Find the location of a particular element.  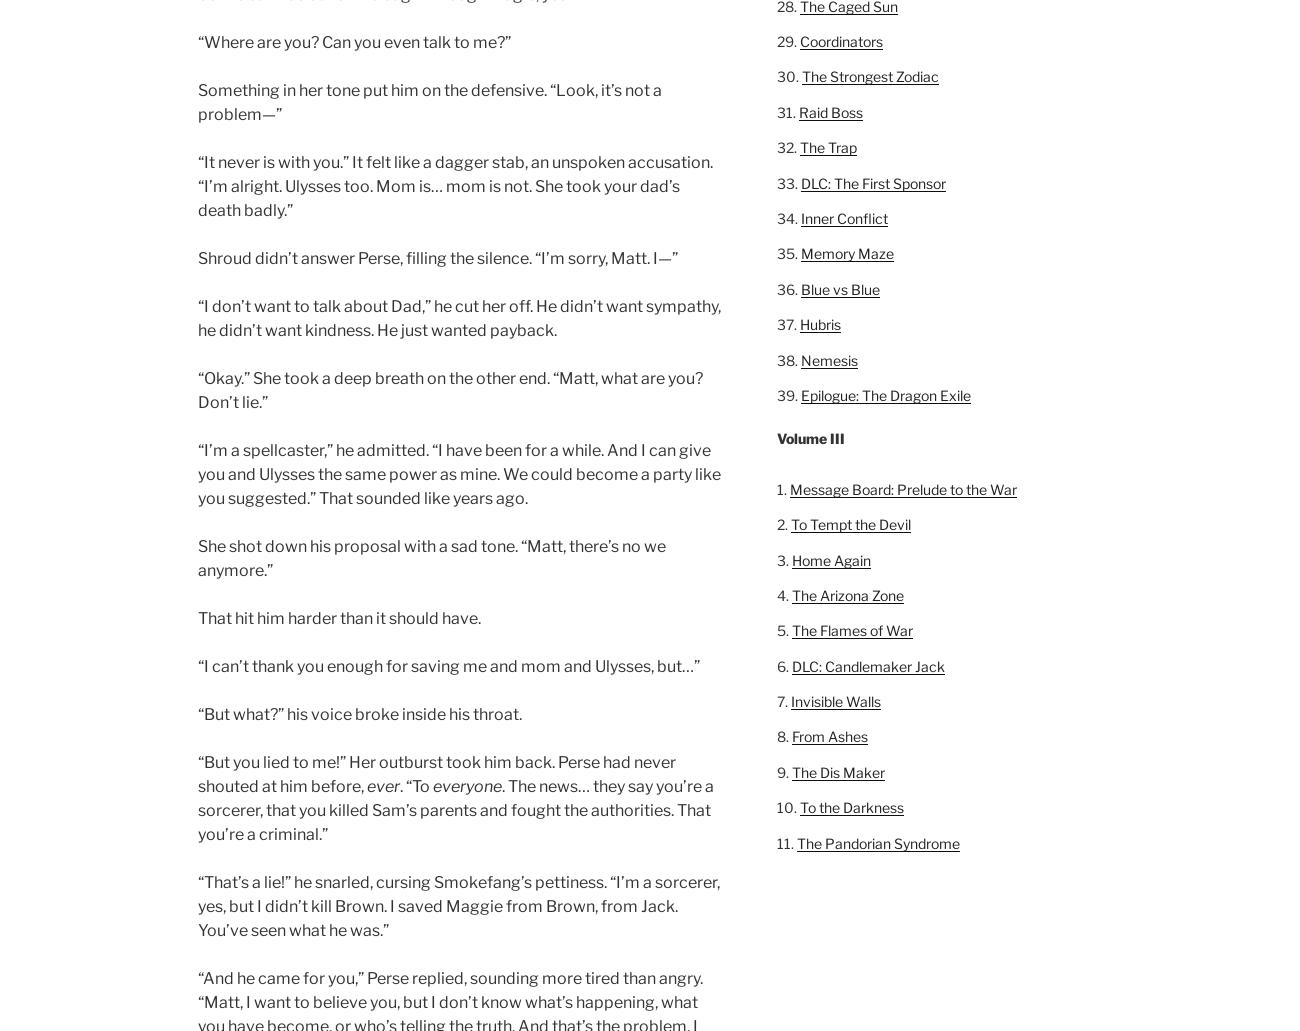

'Epilogue: The Dragon Exile' is located at coordinates (799, 393).